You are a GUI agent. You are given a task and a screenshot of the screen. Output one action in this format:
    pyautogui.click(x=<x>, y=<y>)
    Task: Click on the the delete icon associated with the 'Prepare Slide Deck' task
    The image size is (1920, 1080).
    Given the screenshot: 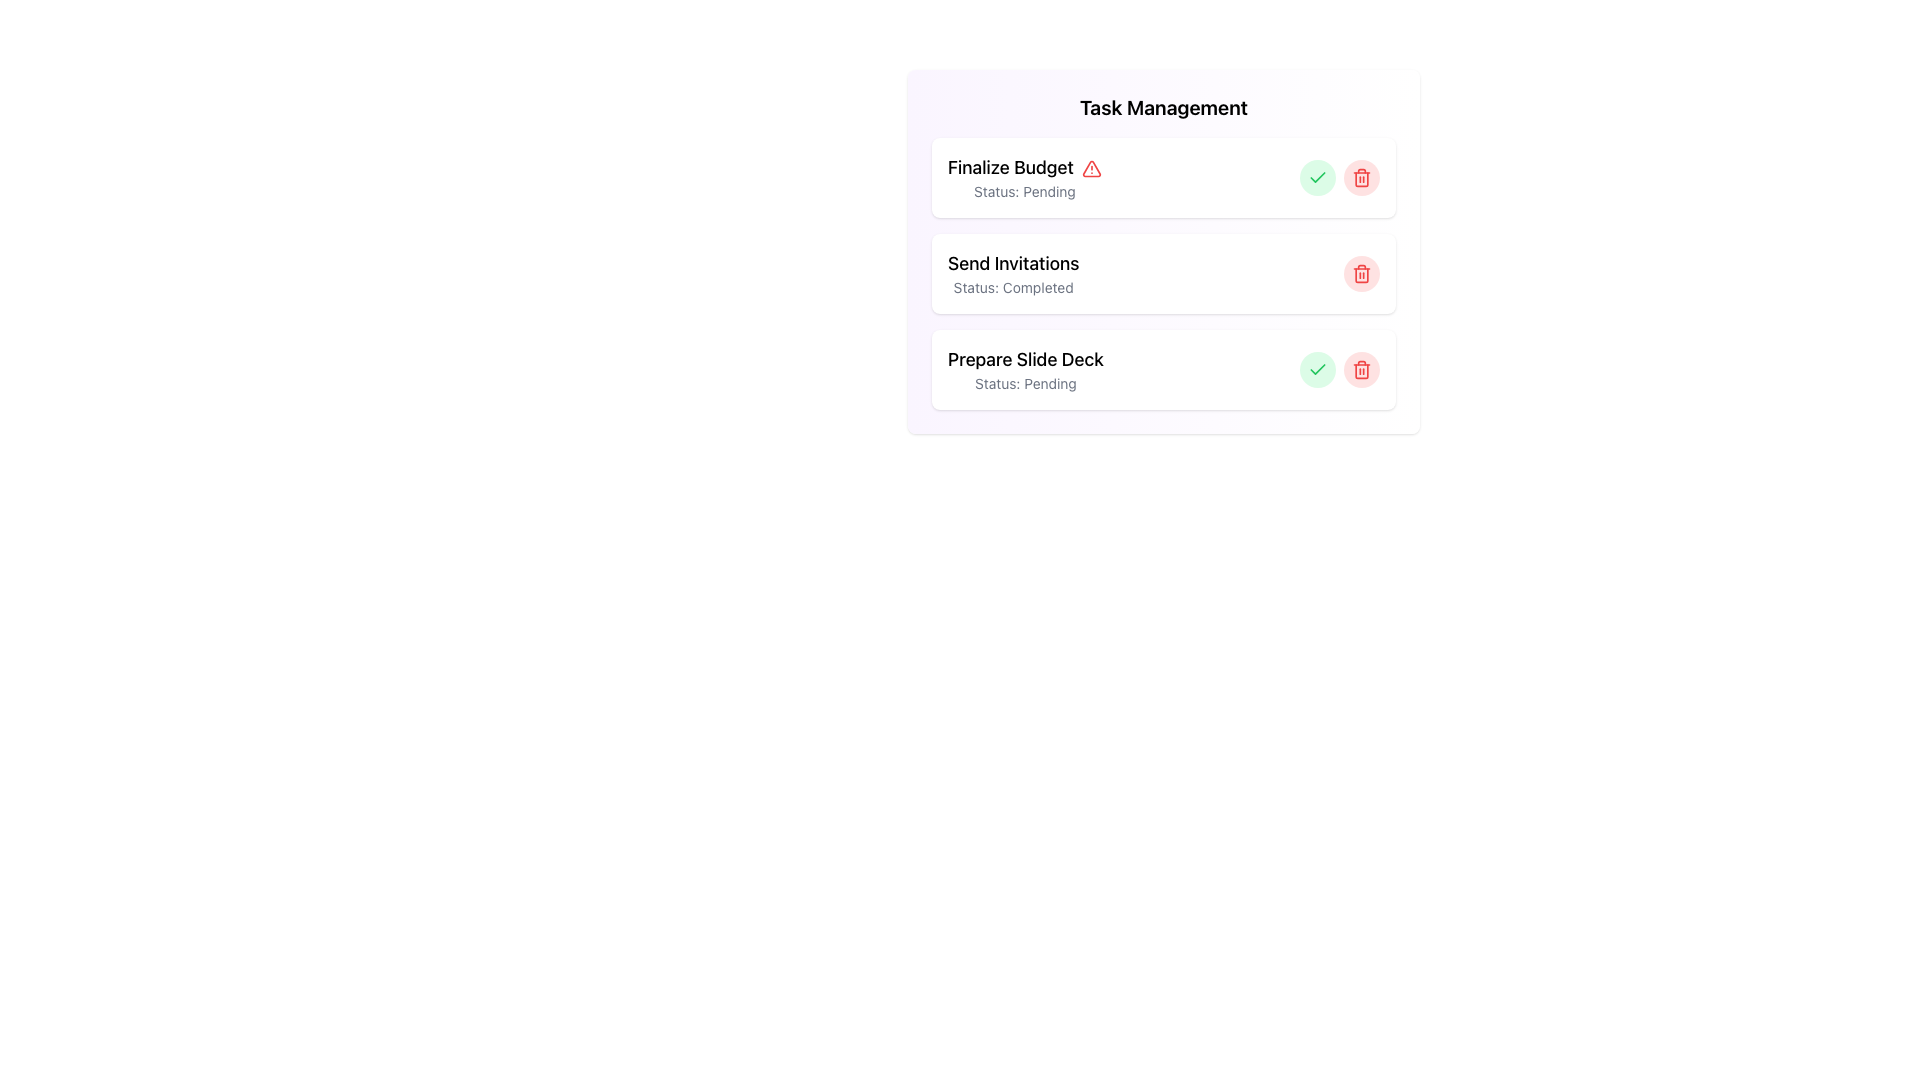 What is the action you would take?
    pyautogui.click(x=1361, y=370)
    